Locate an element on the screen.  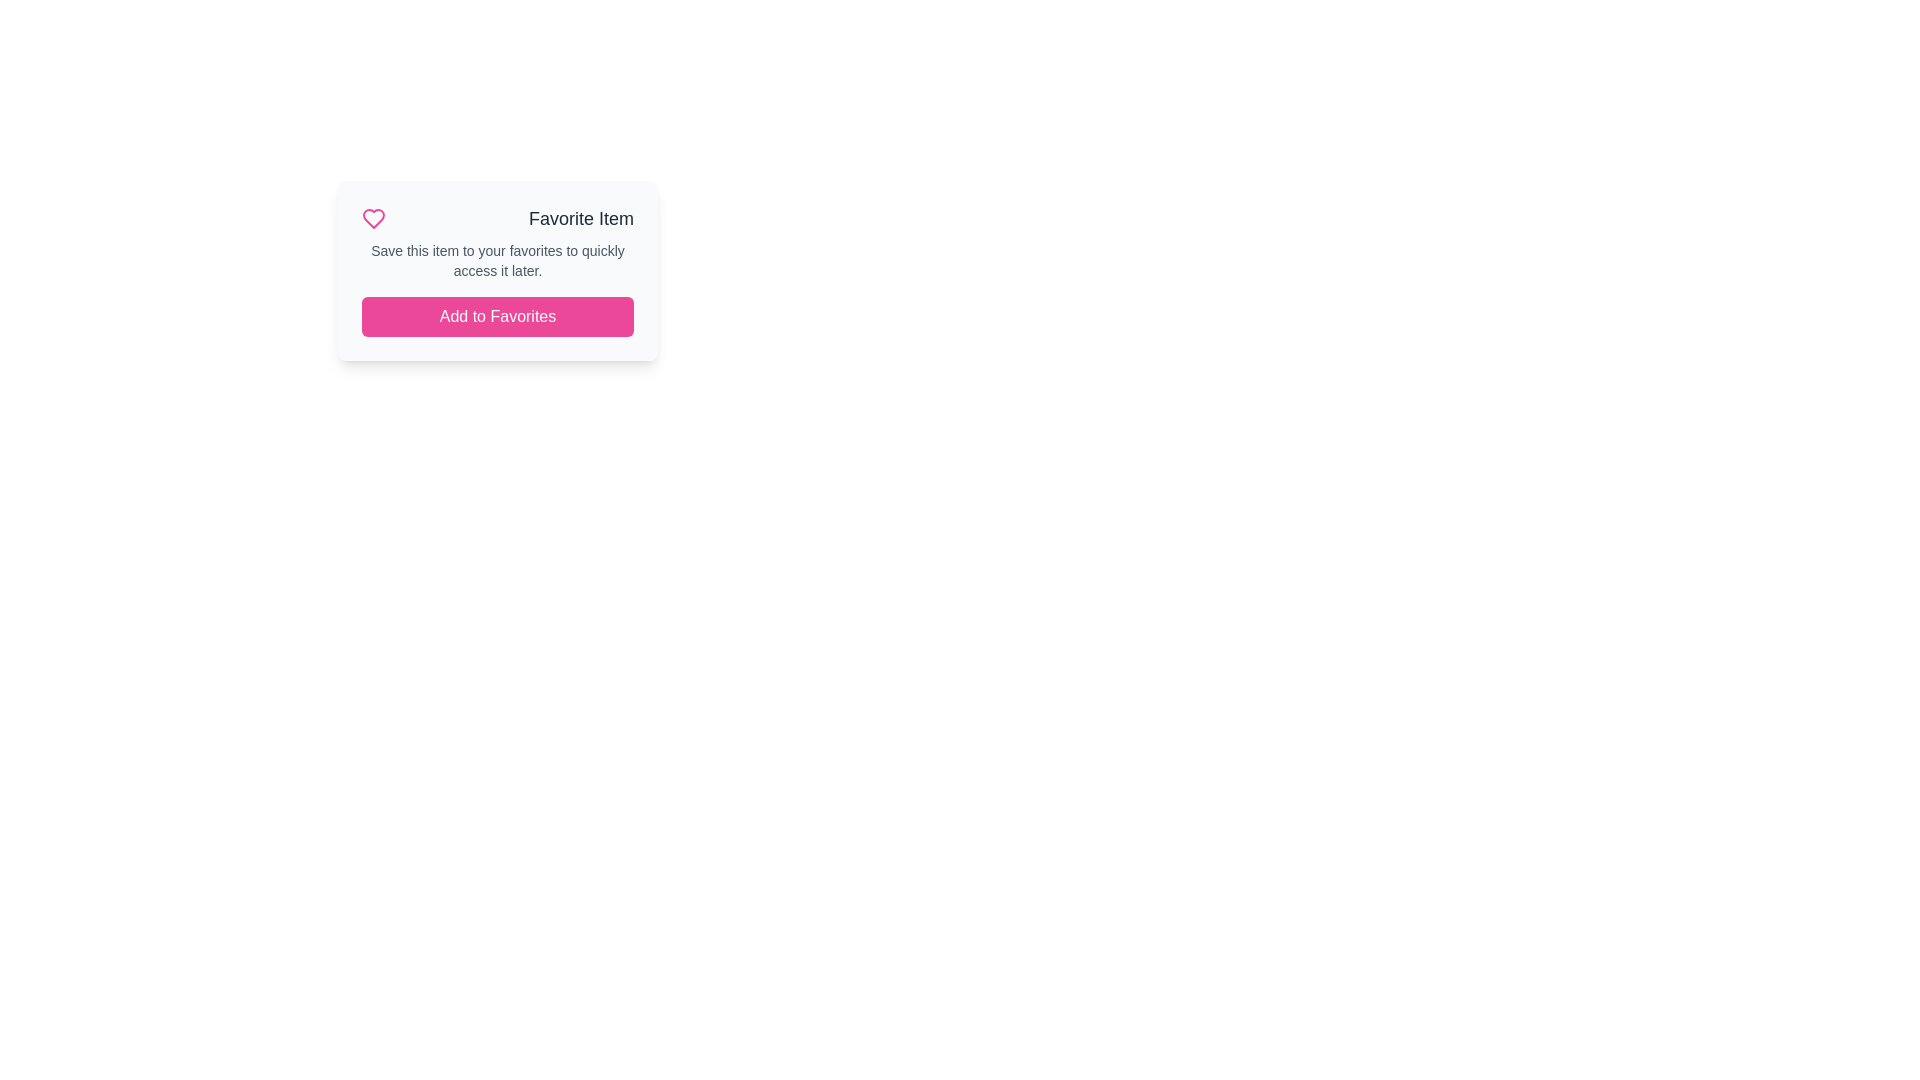
the heart icon at the top-left of the card interface, which represents the 'Add to Favorites' functionality is located at coordinates (374, 219).